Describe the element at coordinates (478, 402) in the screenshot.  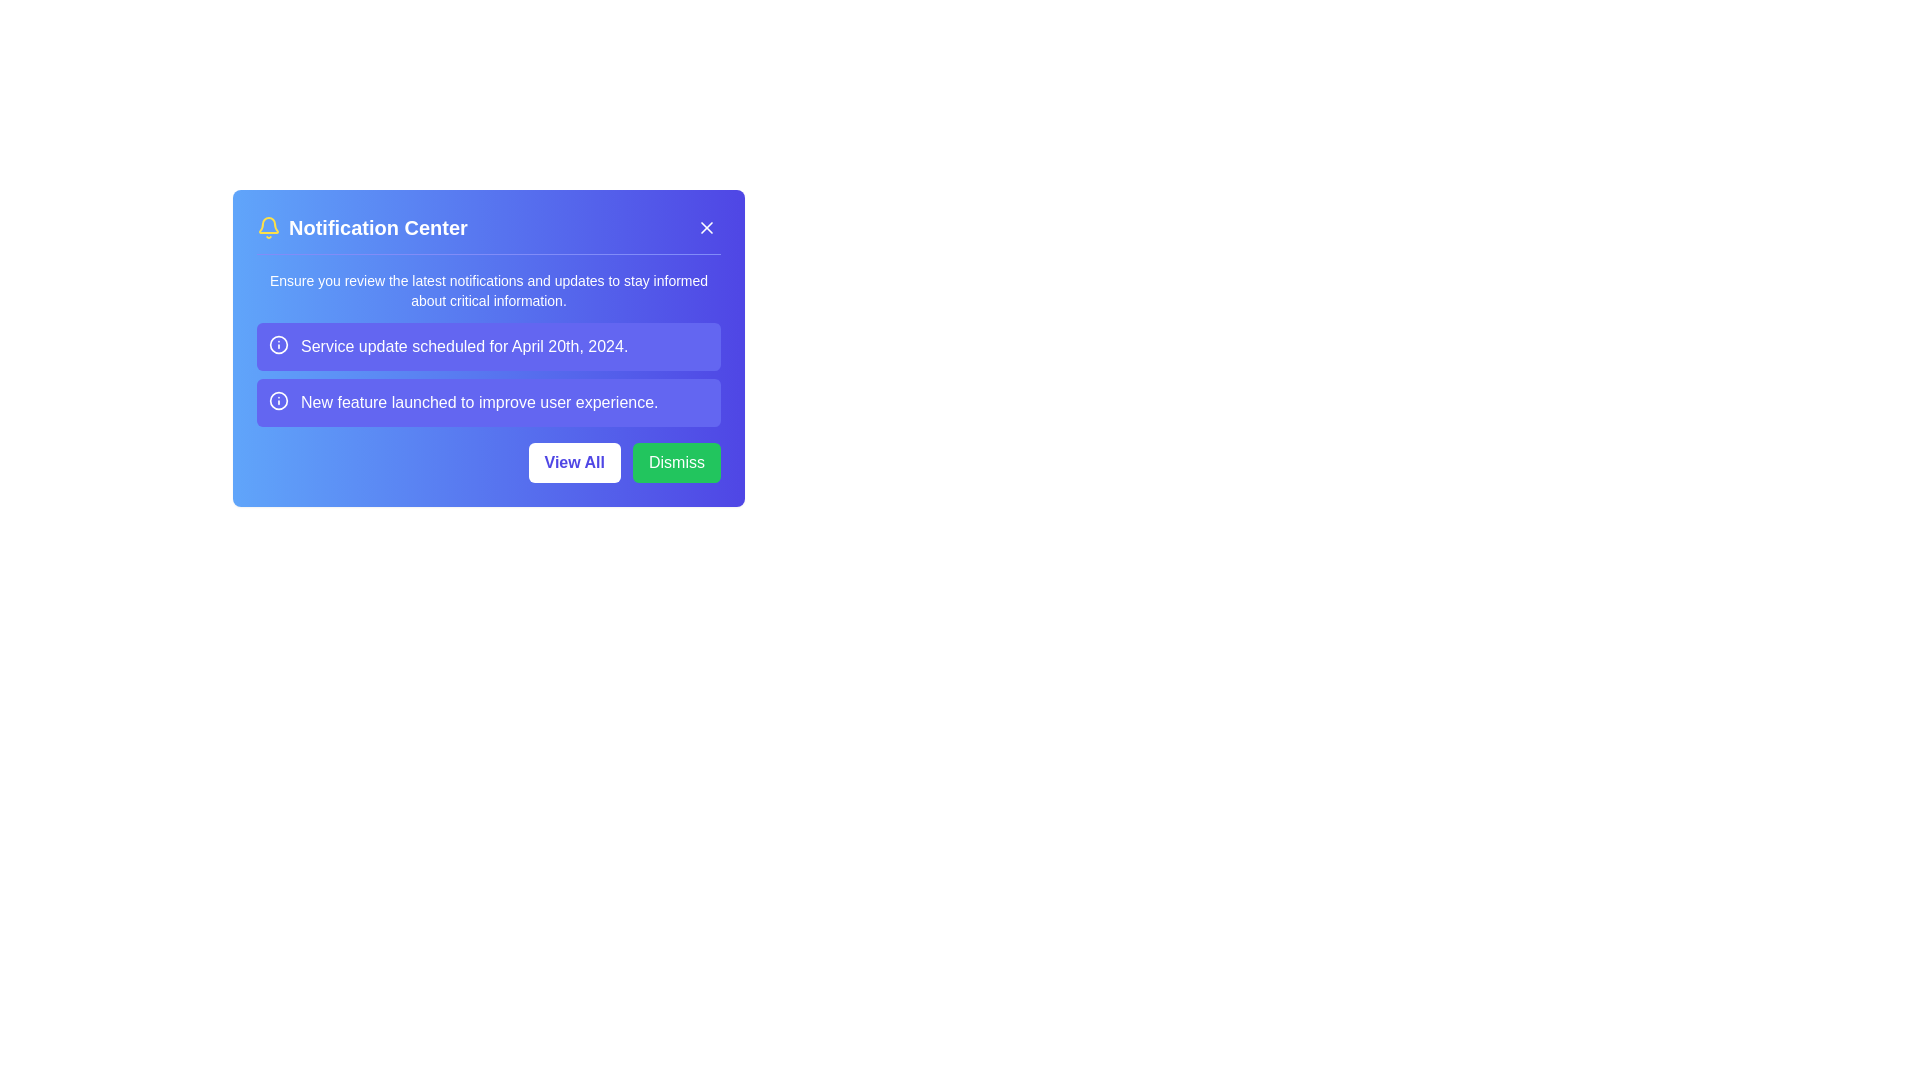
I see `the text element displaying the message 'New feature launched to improve user experience.' which is styled with white text on a purple background and located in the notification card UI` at that location.